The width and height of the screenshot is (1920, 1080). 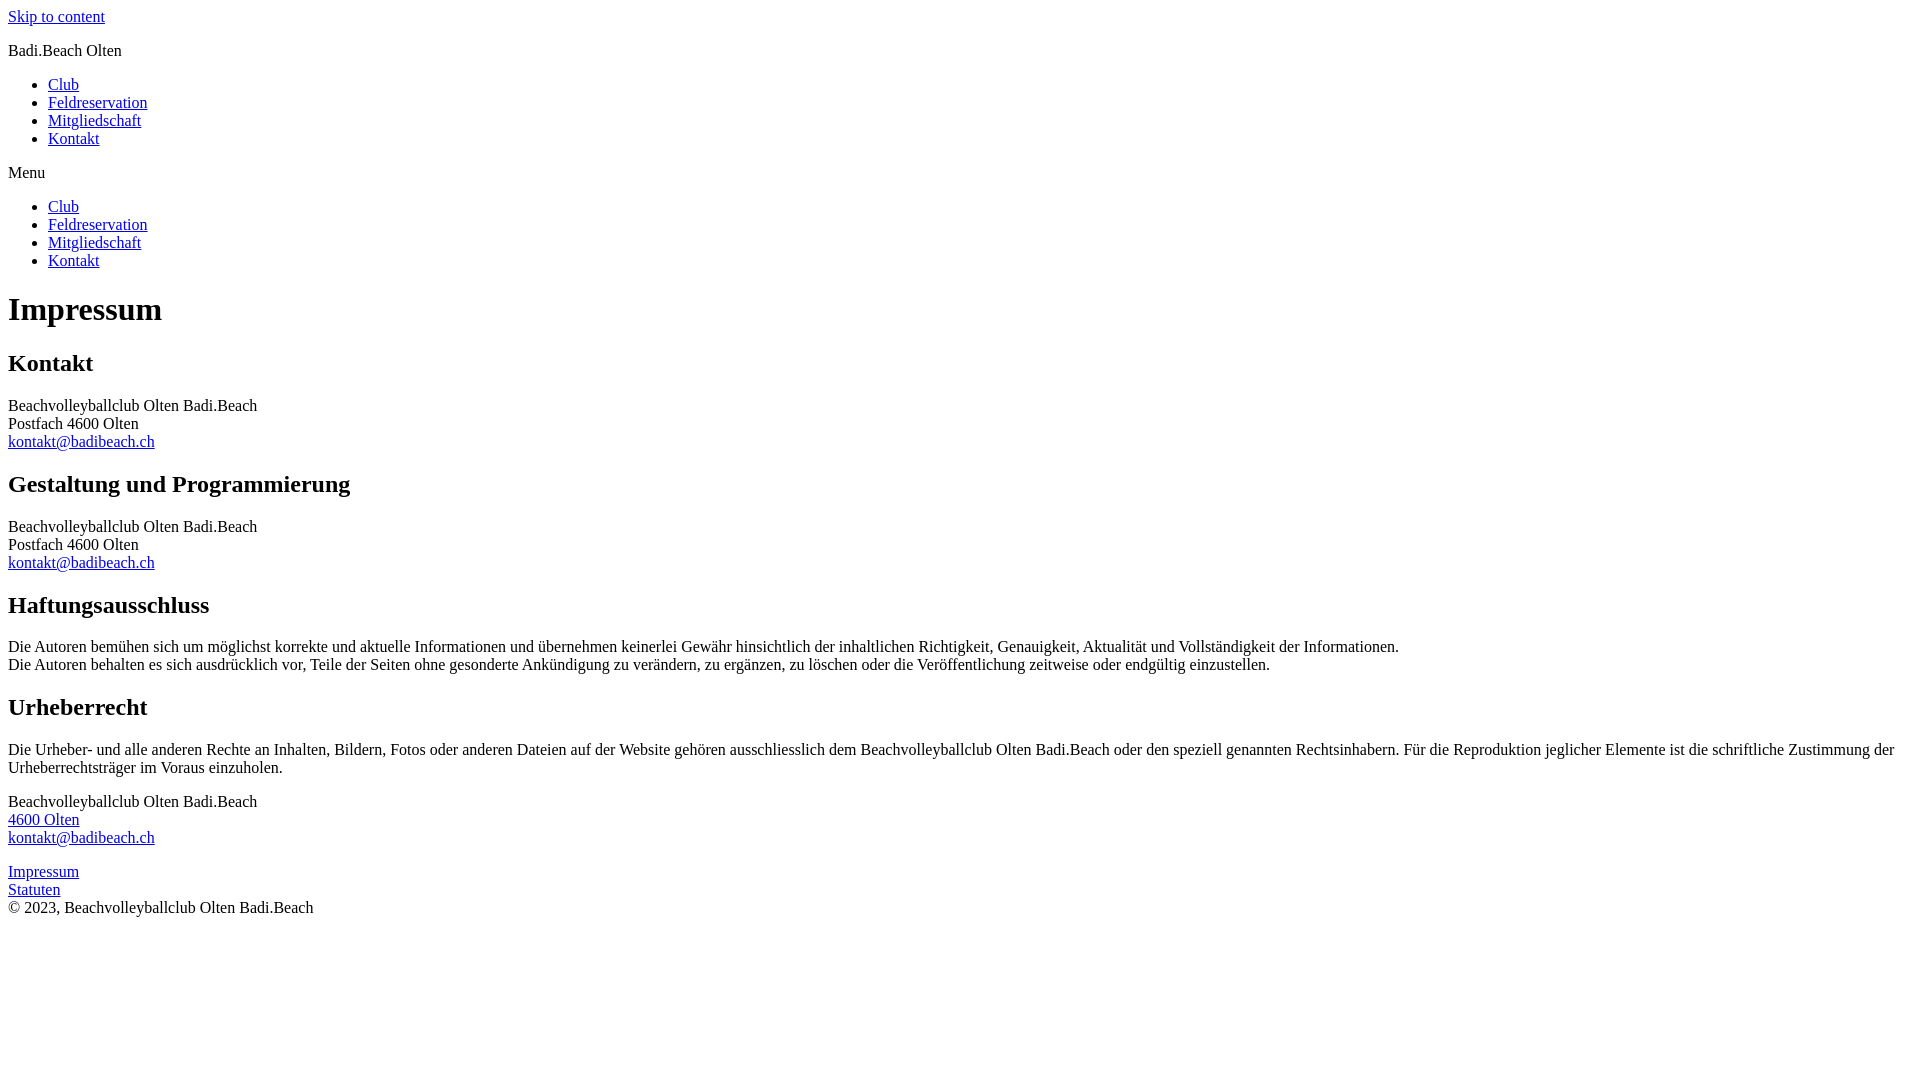 I want to click on 'kontakt@badibeach.ch', so click(x=80, y=562).